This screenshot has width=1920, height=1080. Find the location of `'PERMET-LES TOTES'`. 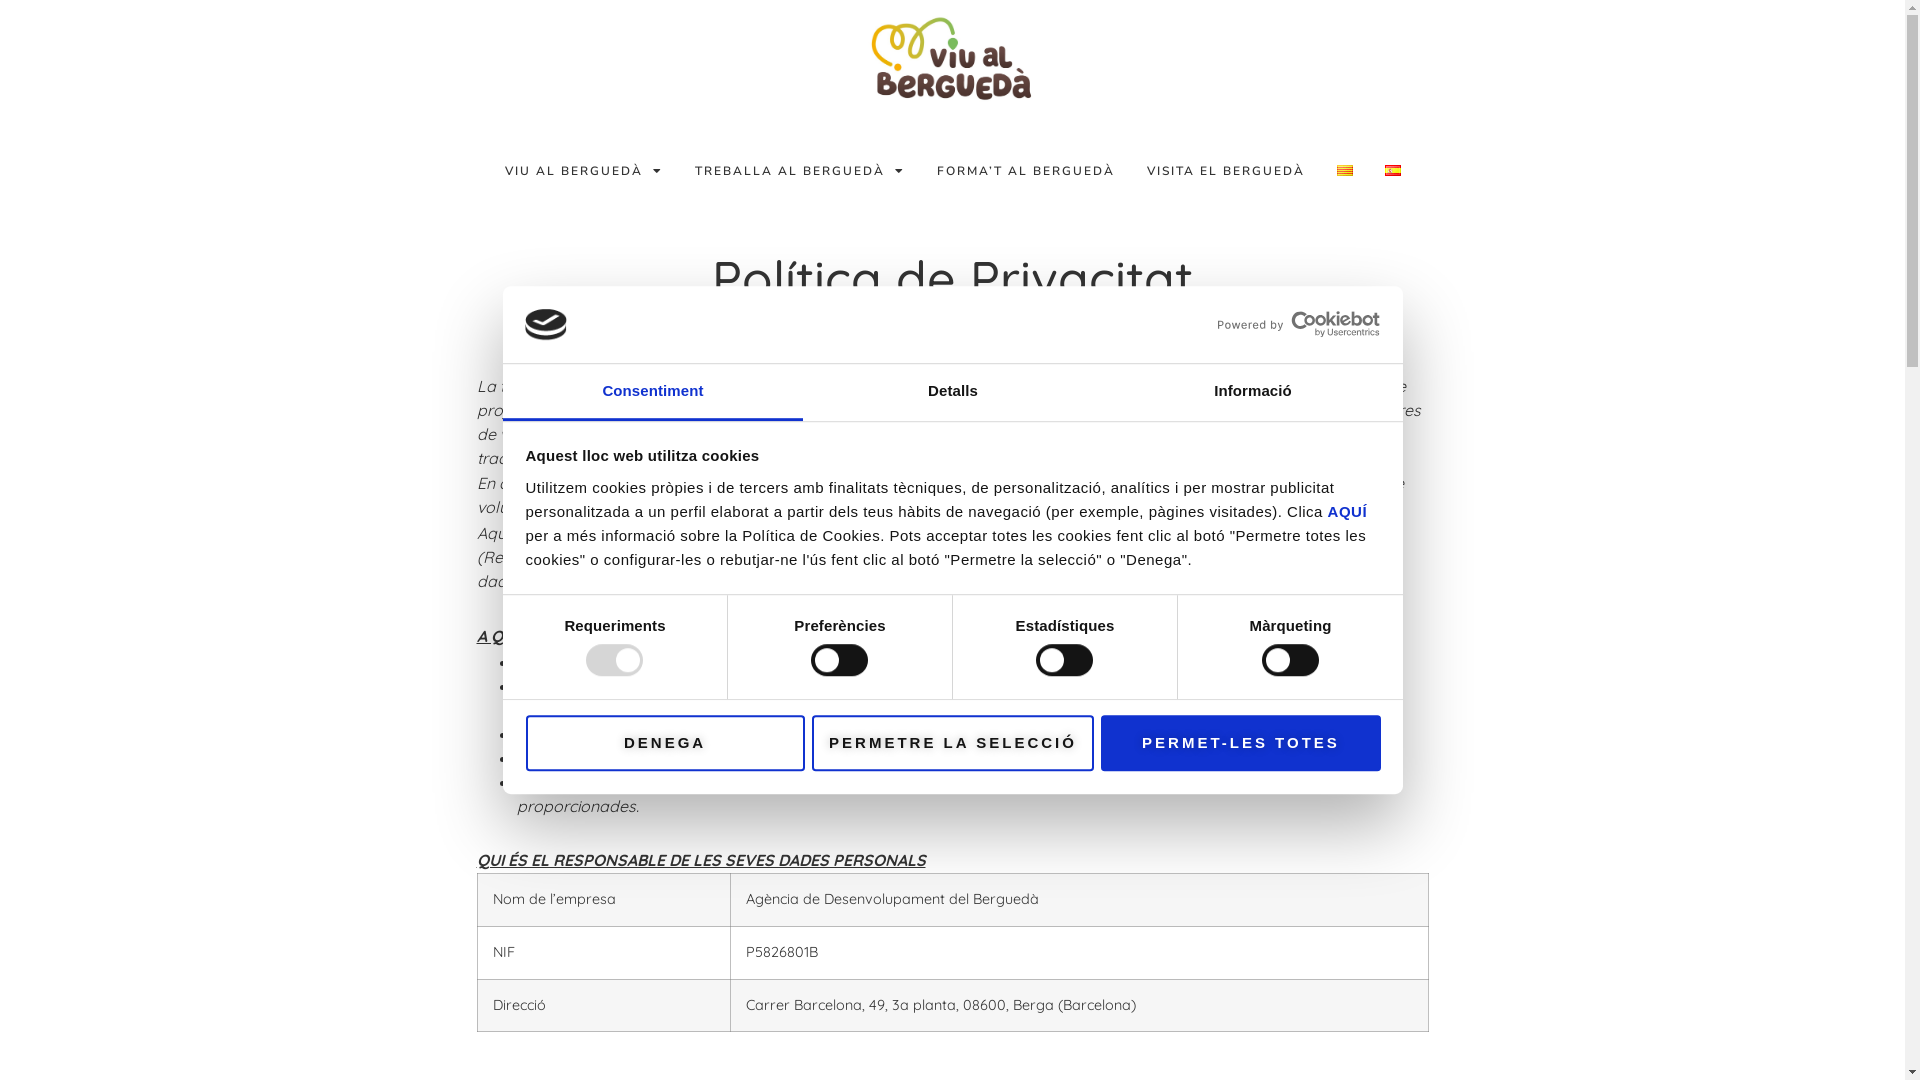

'PERMET-LES TOTES' is located at coordinates (1239, 743).